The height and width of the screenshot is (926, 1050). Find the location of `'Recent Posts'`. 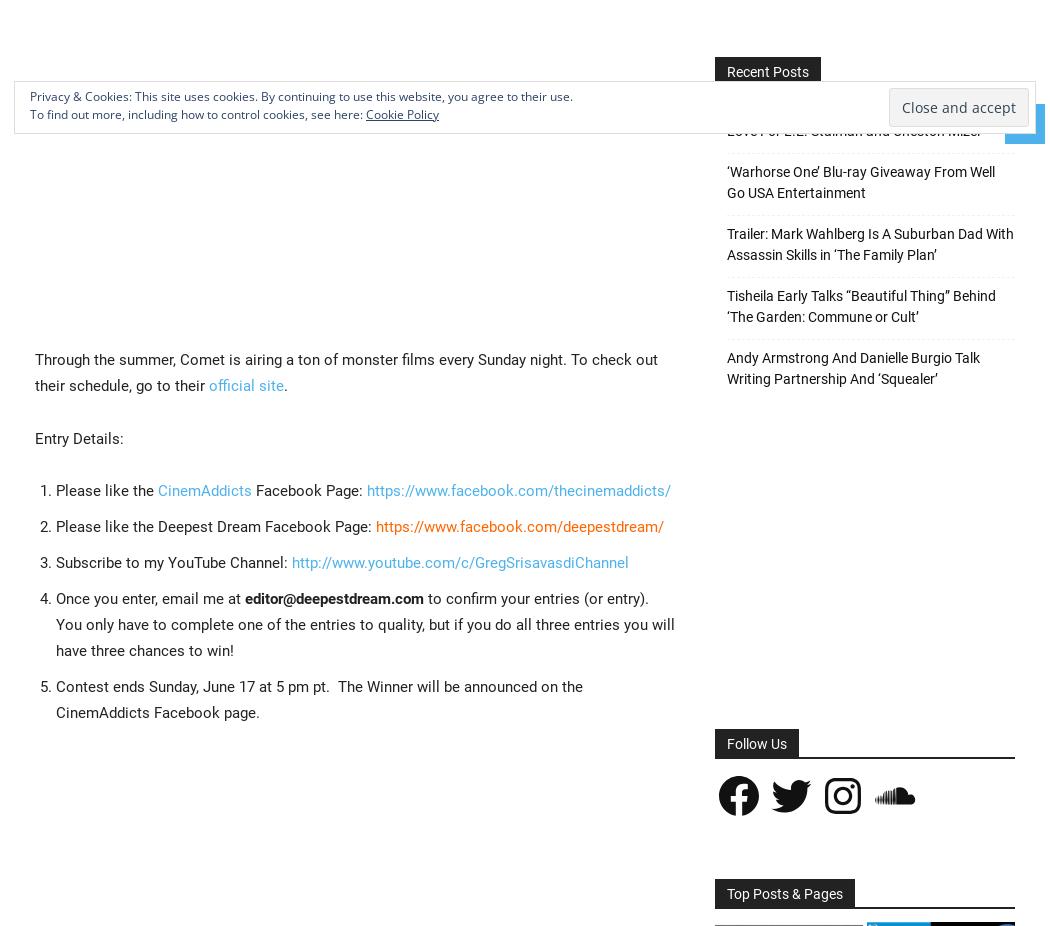

'Recent Posts' is located at coordinates (767, 71).